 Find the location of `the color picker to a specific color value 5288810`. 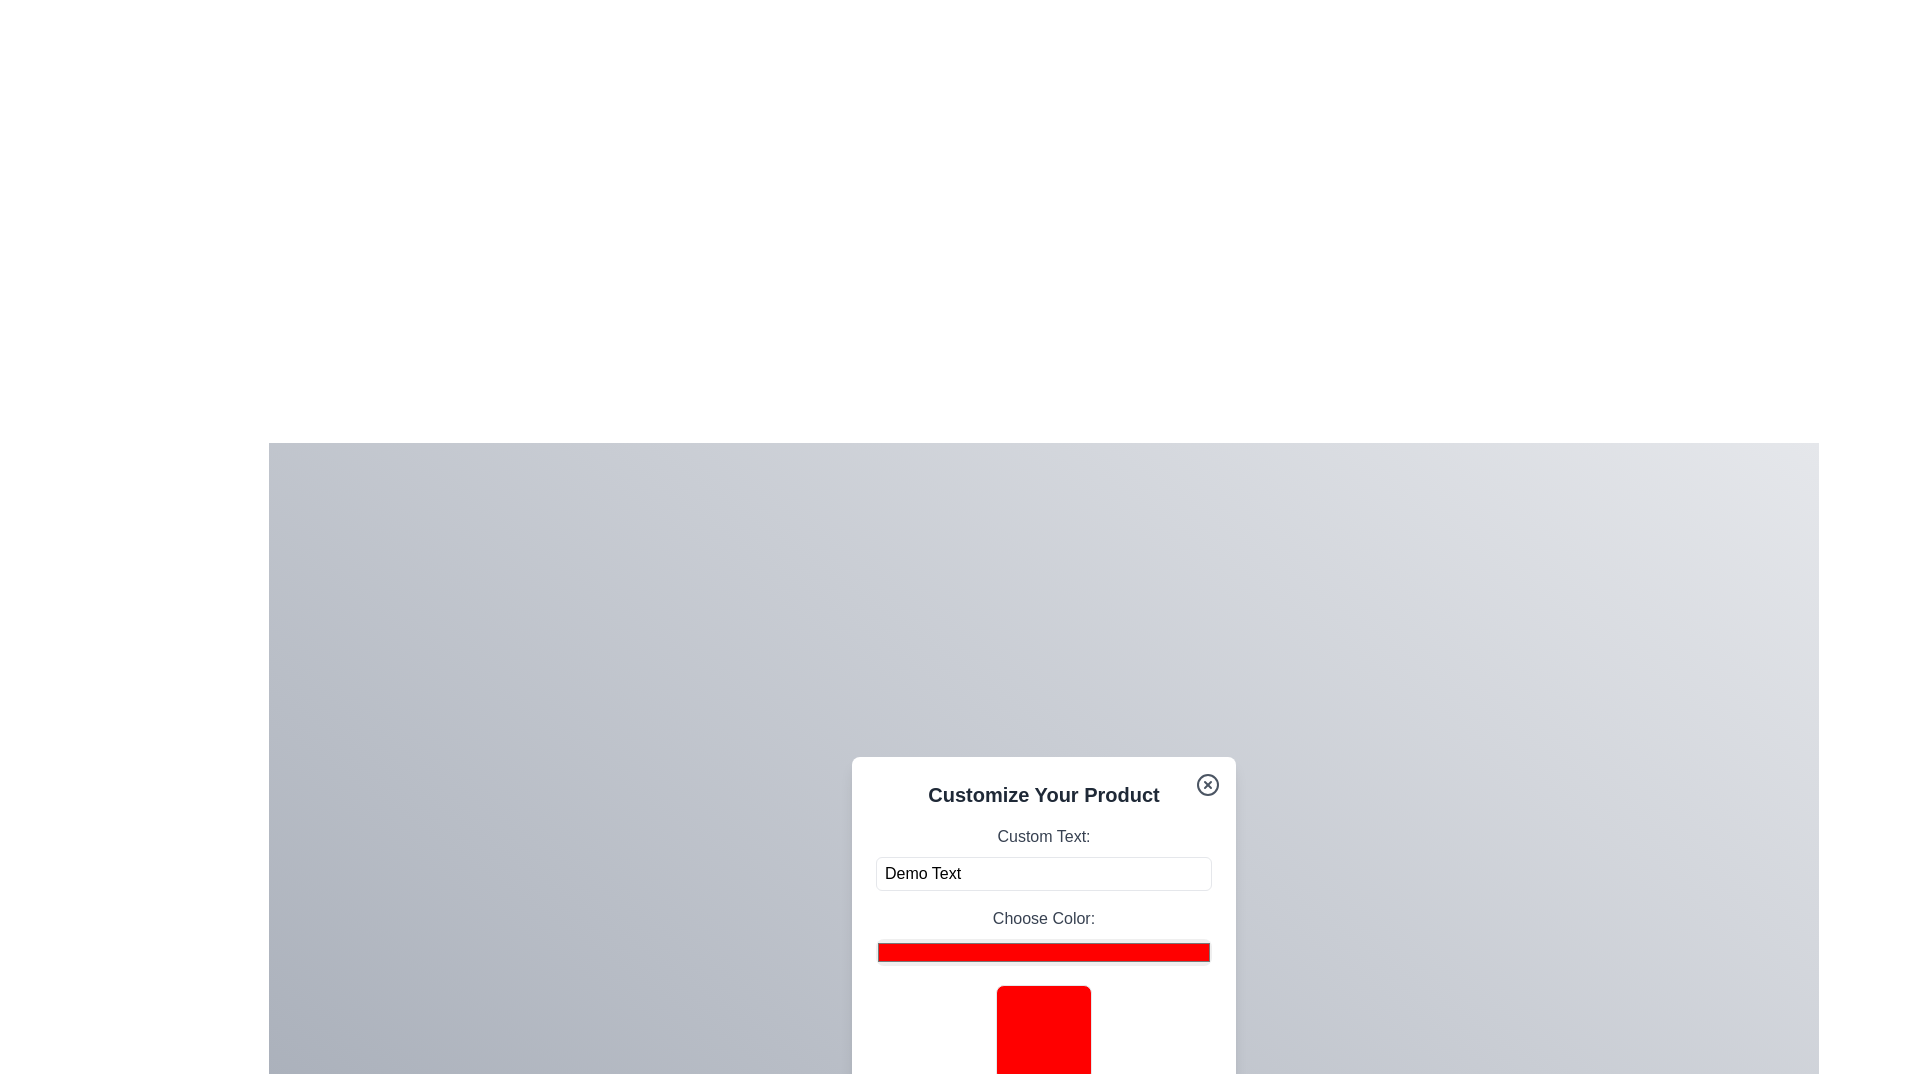

the color picker to a specific color value 5288810 is located at coordinates (1042, 951).